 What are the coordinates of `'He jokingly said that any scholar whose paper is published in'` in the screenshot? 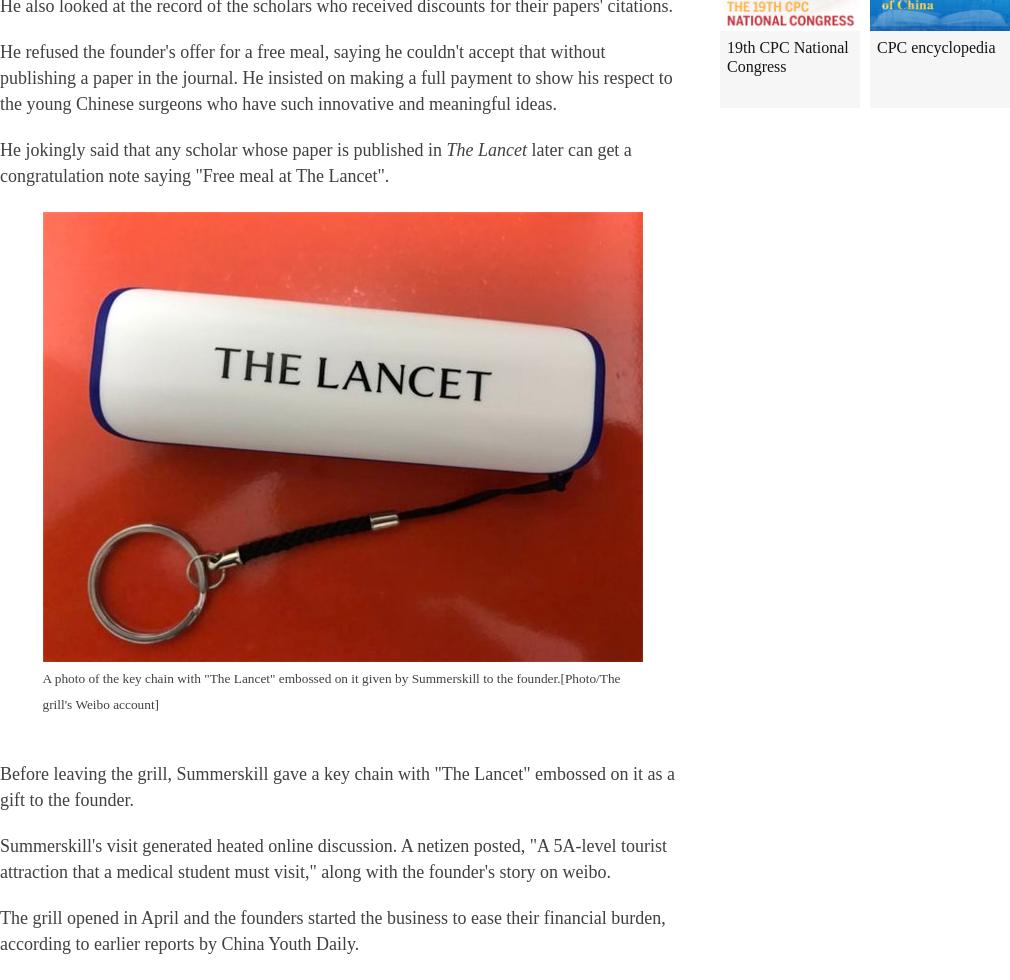 It's located at (222, 150).